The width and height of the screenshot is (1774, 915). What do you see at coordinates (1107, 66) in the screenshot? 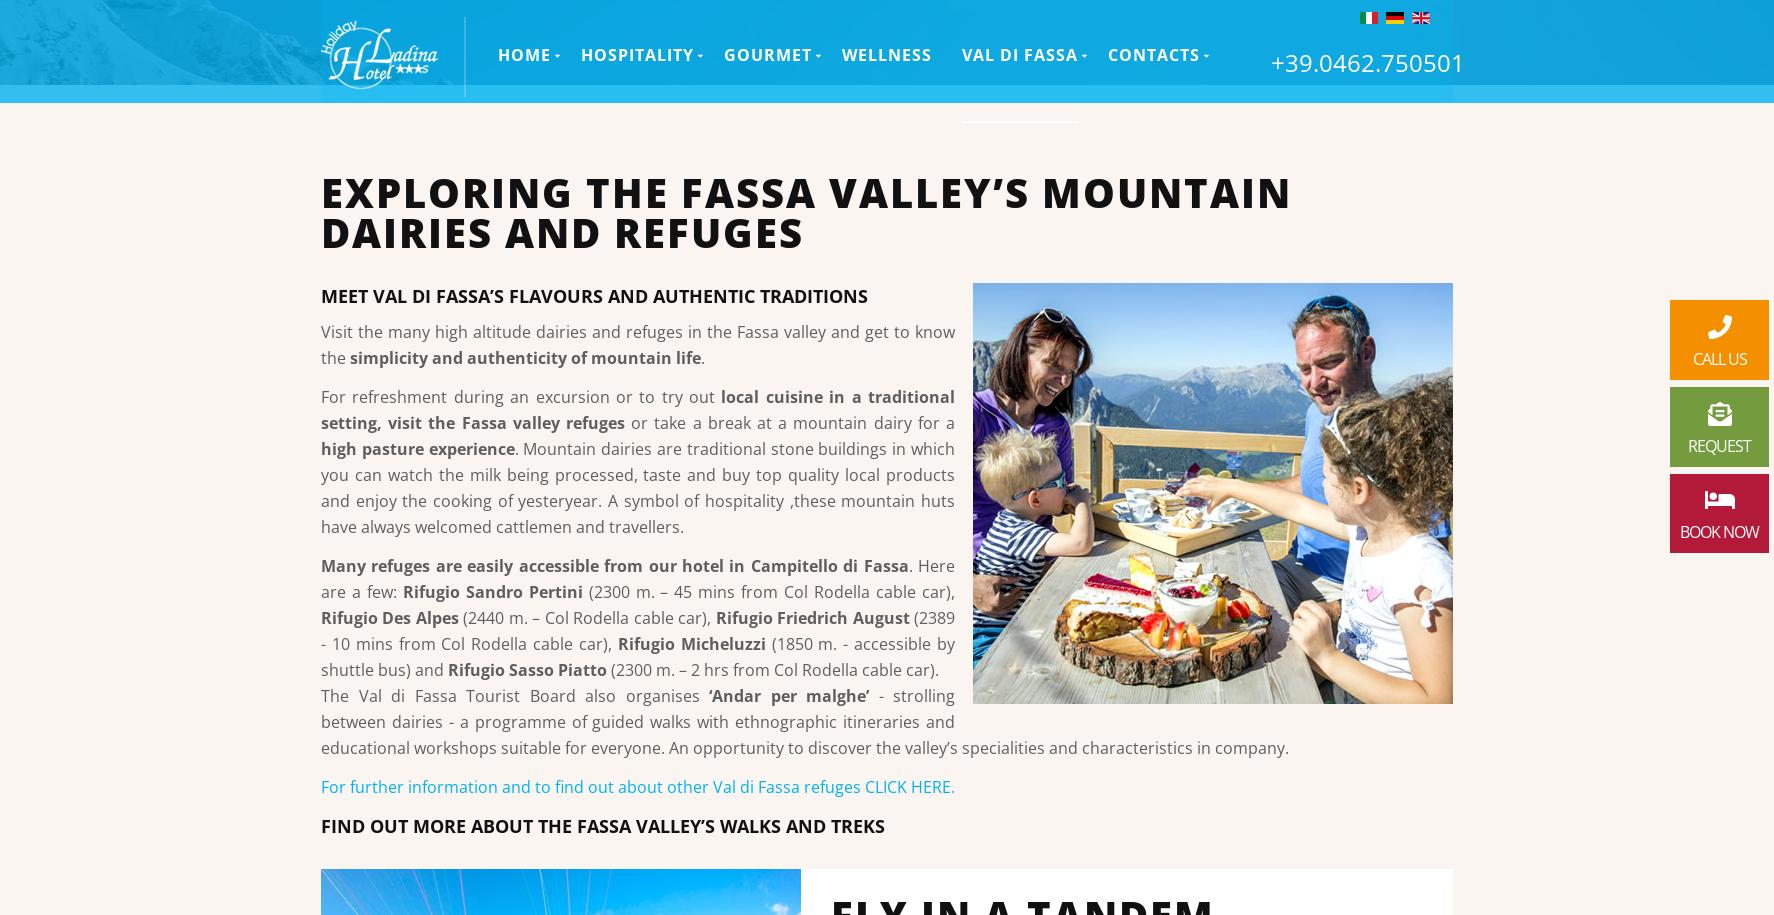
I see `'Contacts'` at bounding box center [1107, 66].